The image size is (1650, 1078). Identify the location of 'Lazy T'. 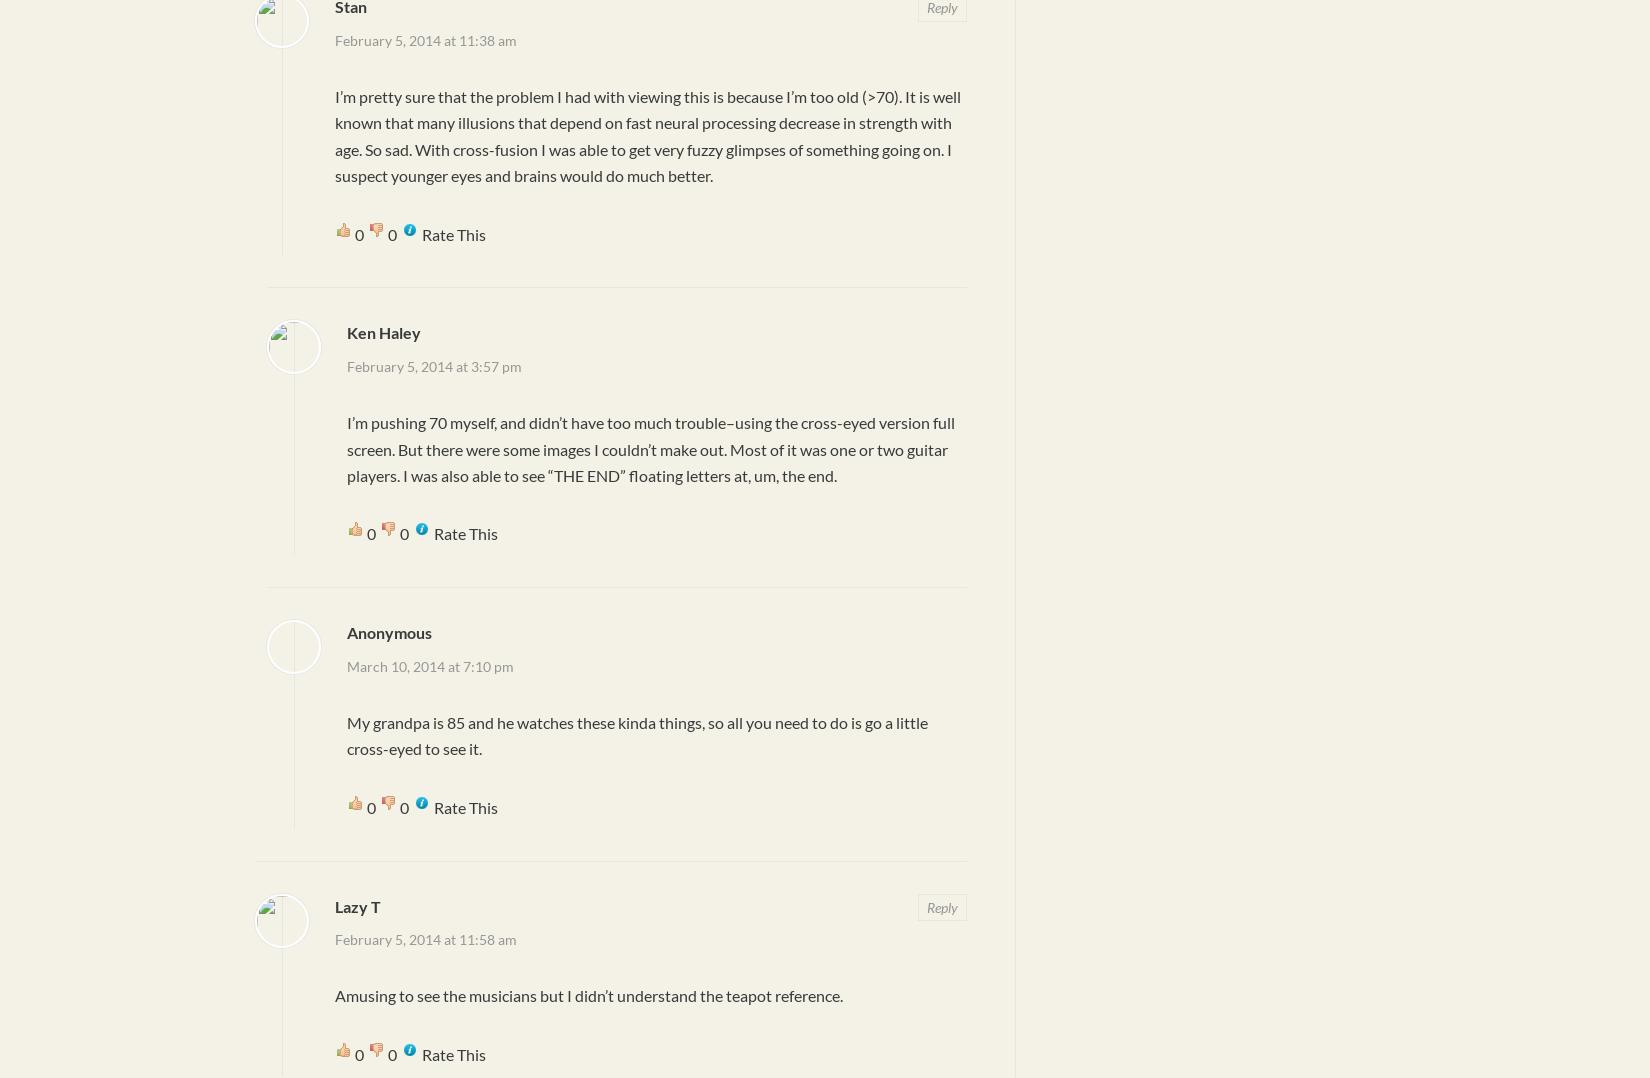
(358, 905).